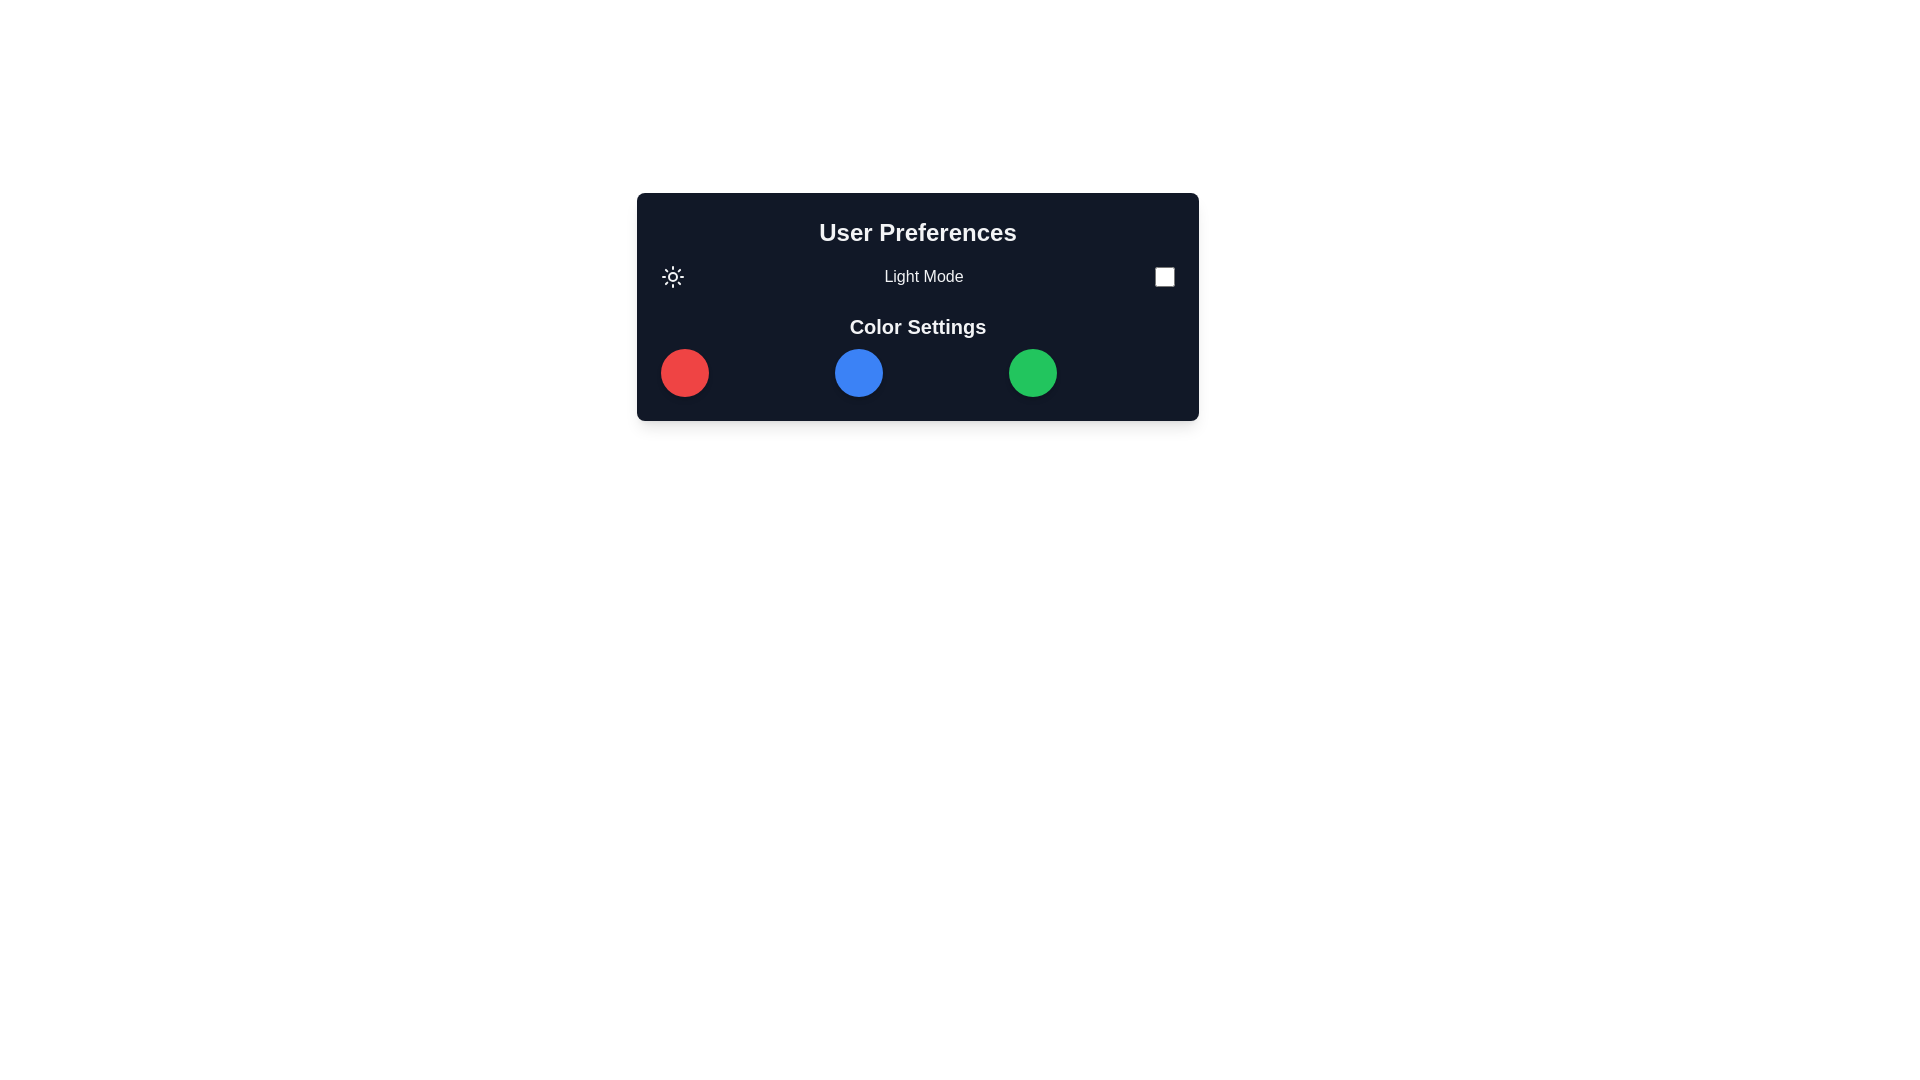 This screenshot has height=1080, width=1920. Describe the element at coordinates (923, 277) in the screenshot. I see `the descriptive label for the light mode setting, which is centrally located between the sun icon and the checkbox toggle` at that location.